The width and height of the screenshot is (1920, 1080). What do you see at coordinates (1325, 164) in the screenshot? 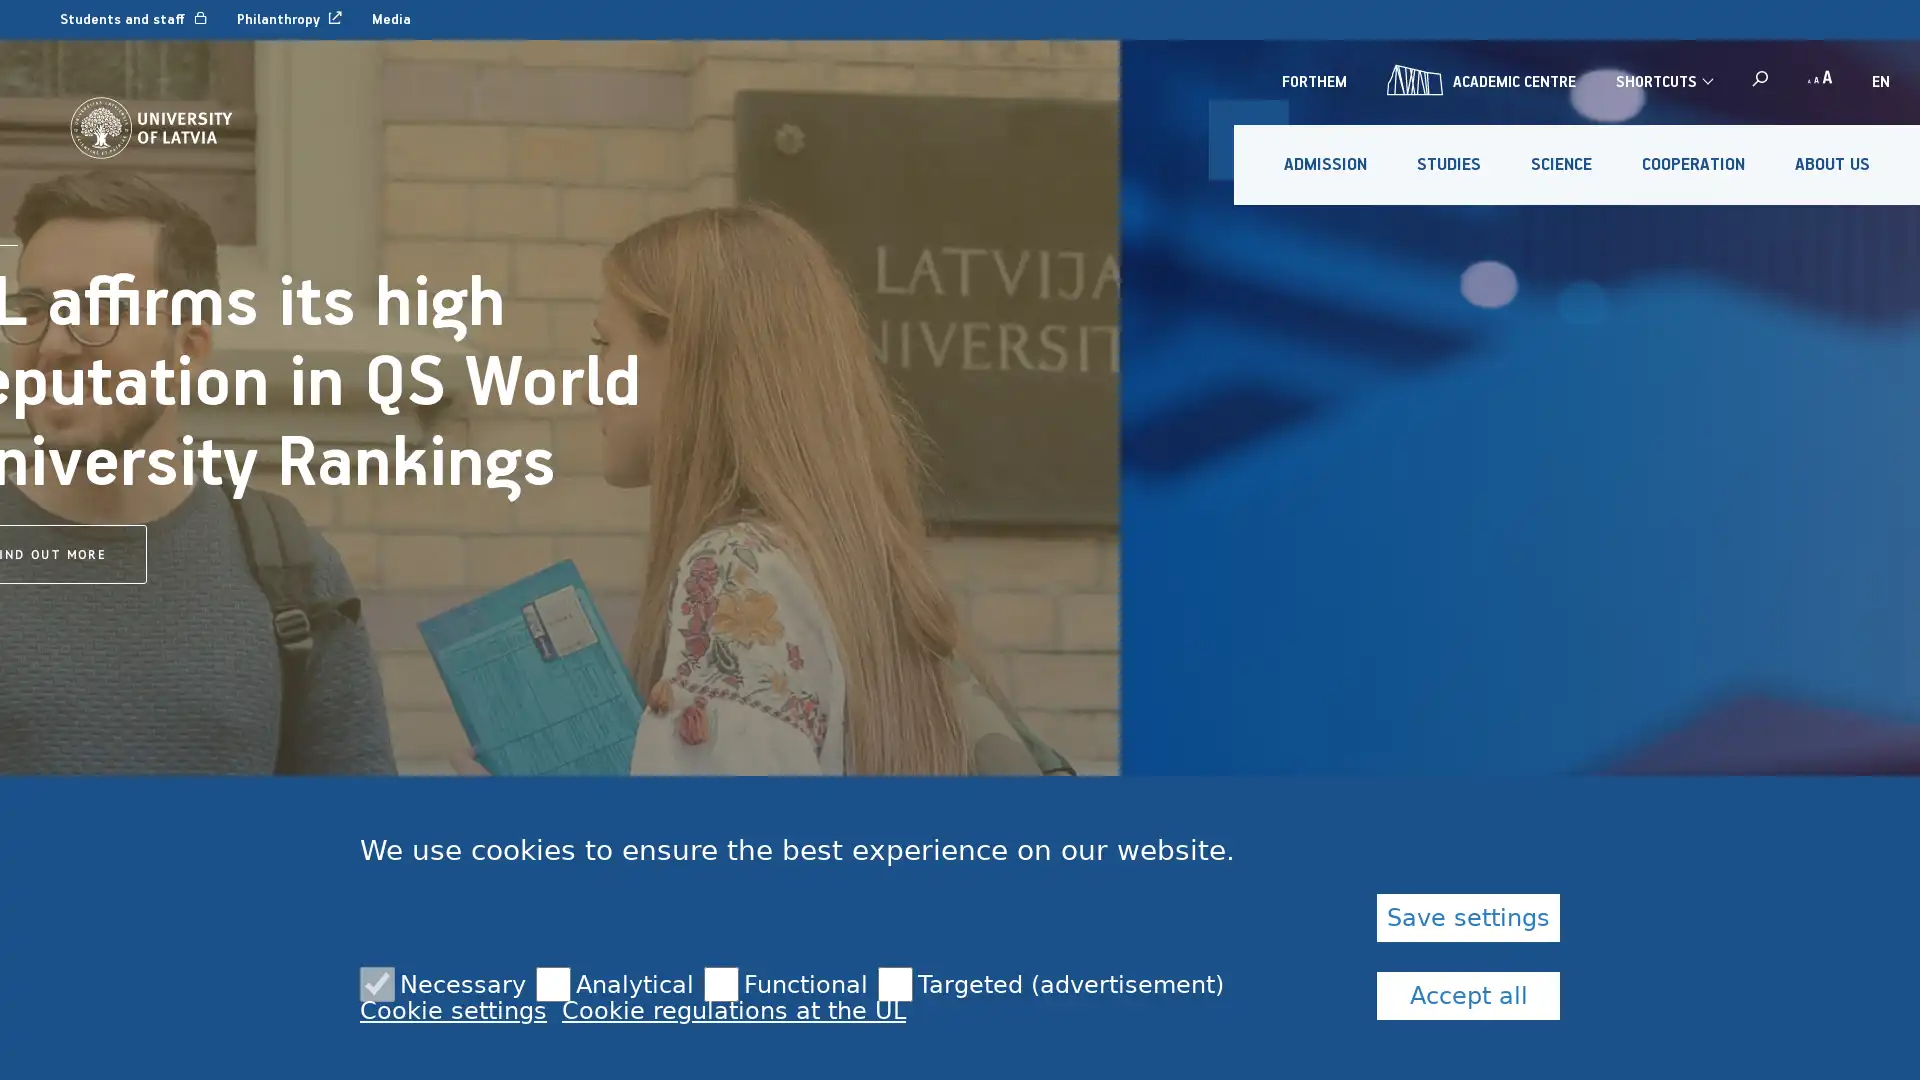
I see `ADMISSION` at bounding box center [1325, 164].